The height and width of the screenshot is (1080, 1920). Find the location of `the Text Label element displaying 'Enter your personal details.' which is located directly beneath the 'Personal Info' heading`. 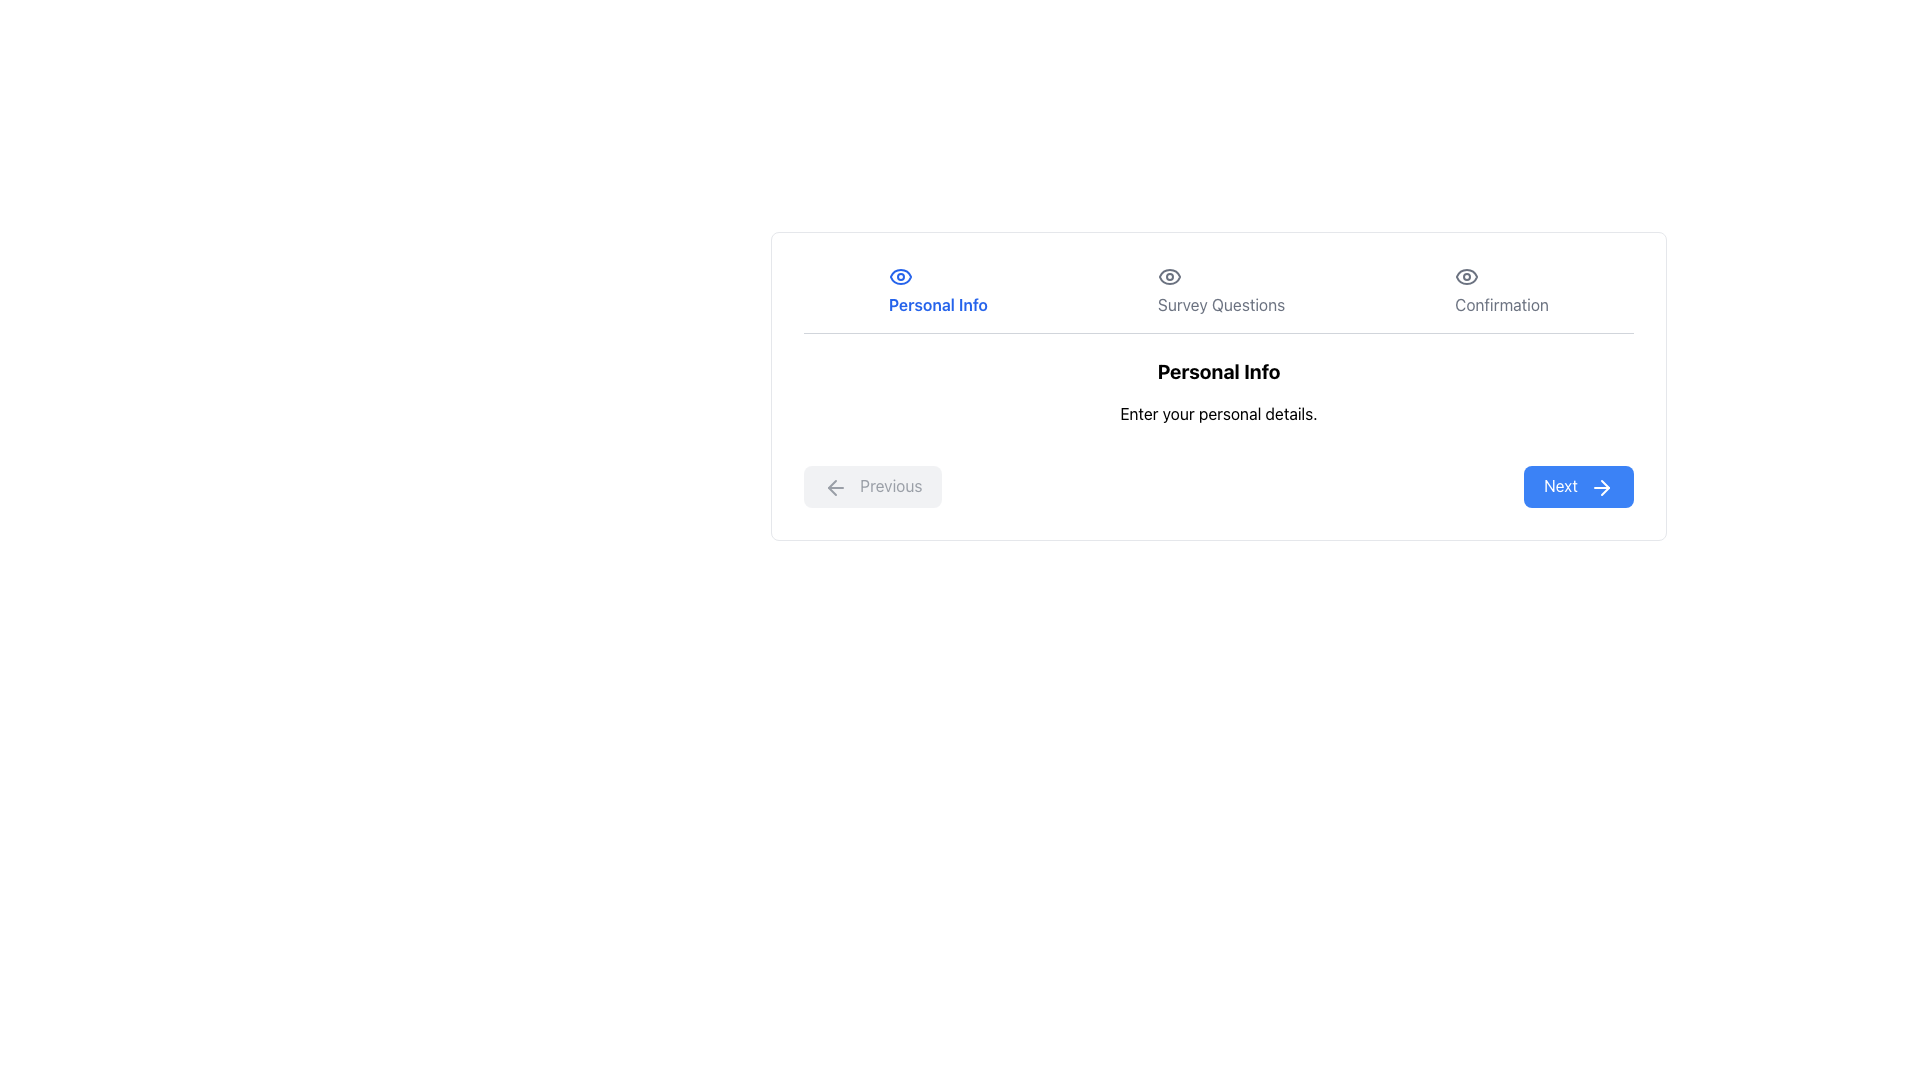

the Text Label element displaying 'Enter your personal details.' which is located directly beneath the 'Personal Info' heading is located at coordinates (1218, 412).